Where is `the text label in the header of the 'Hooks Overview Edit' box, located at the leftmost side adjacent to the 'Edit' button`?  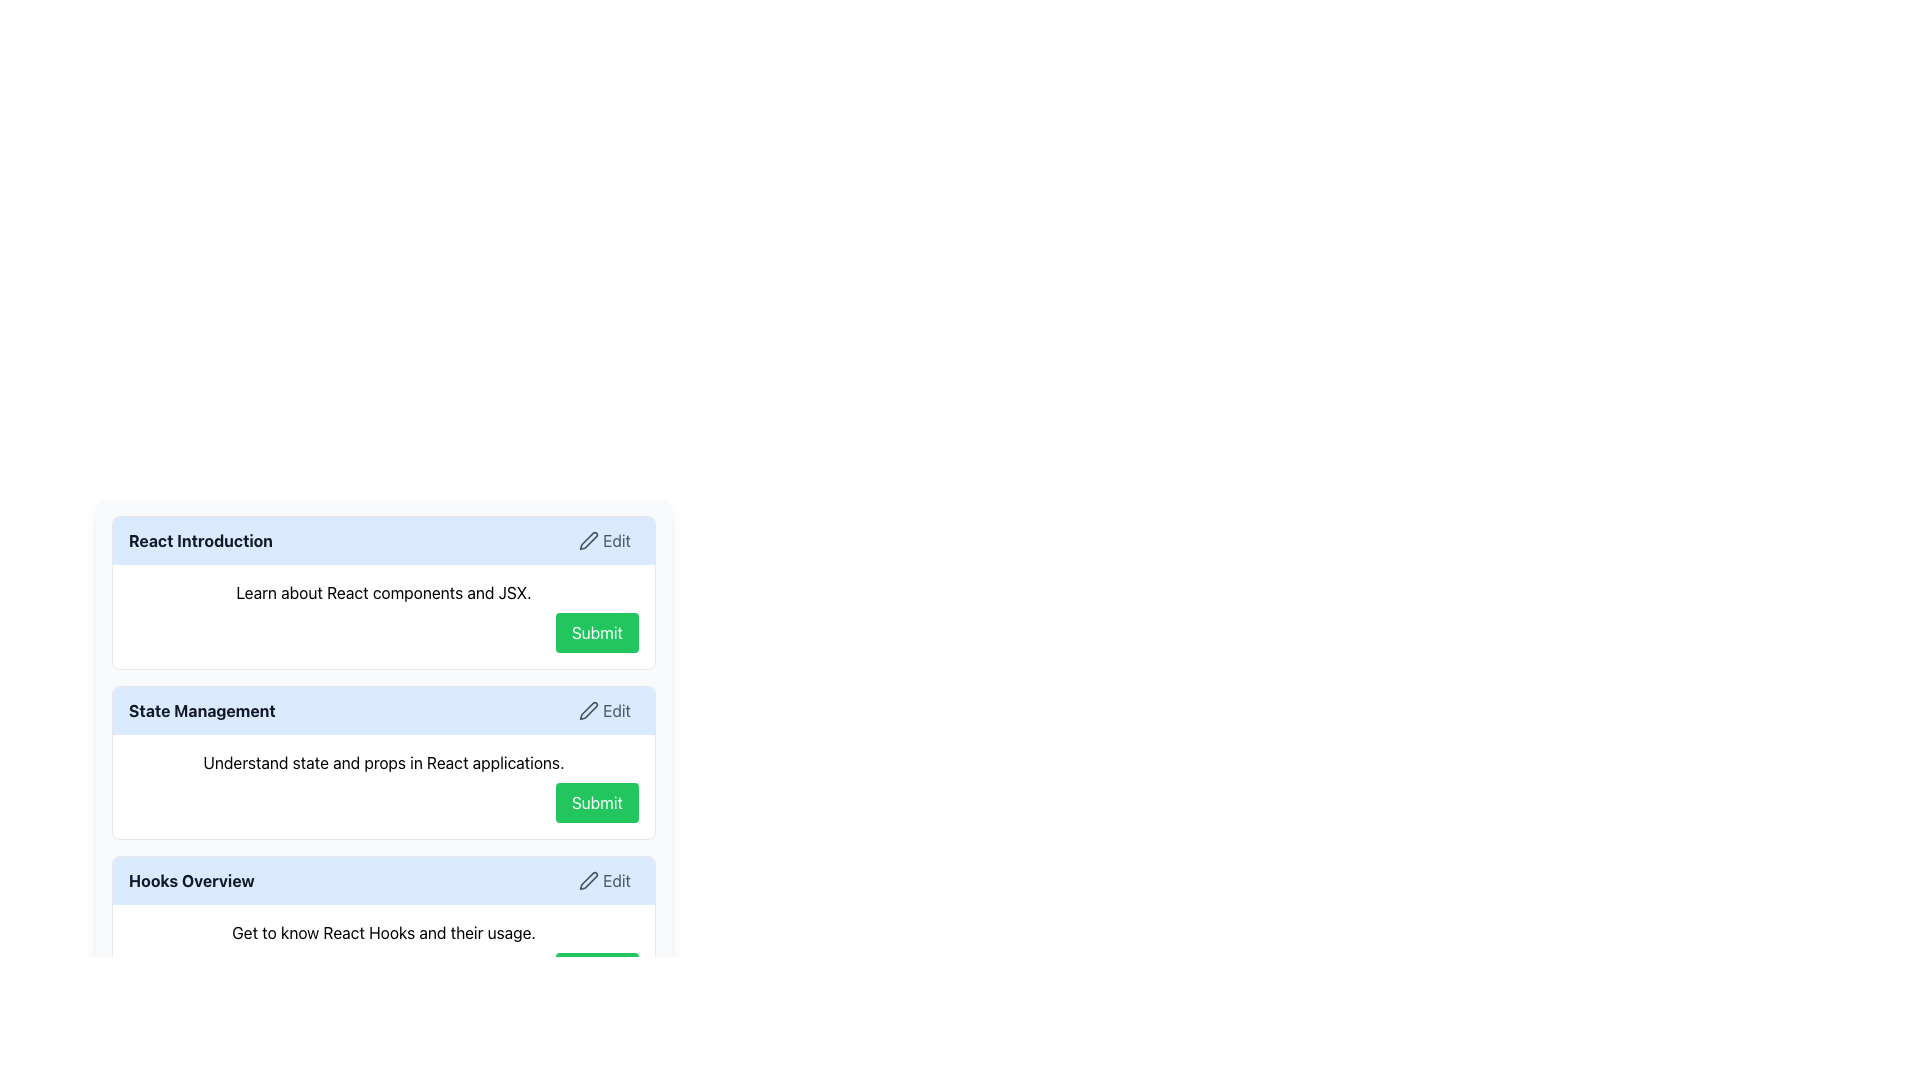 the text label in the header of the 'Hooks Overview Edit' box, located at the leftmost side adjacent to the 'Edit' button is located at coordinates (191, 879).